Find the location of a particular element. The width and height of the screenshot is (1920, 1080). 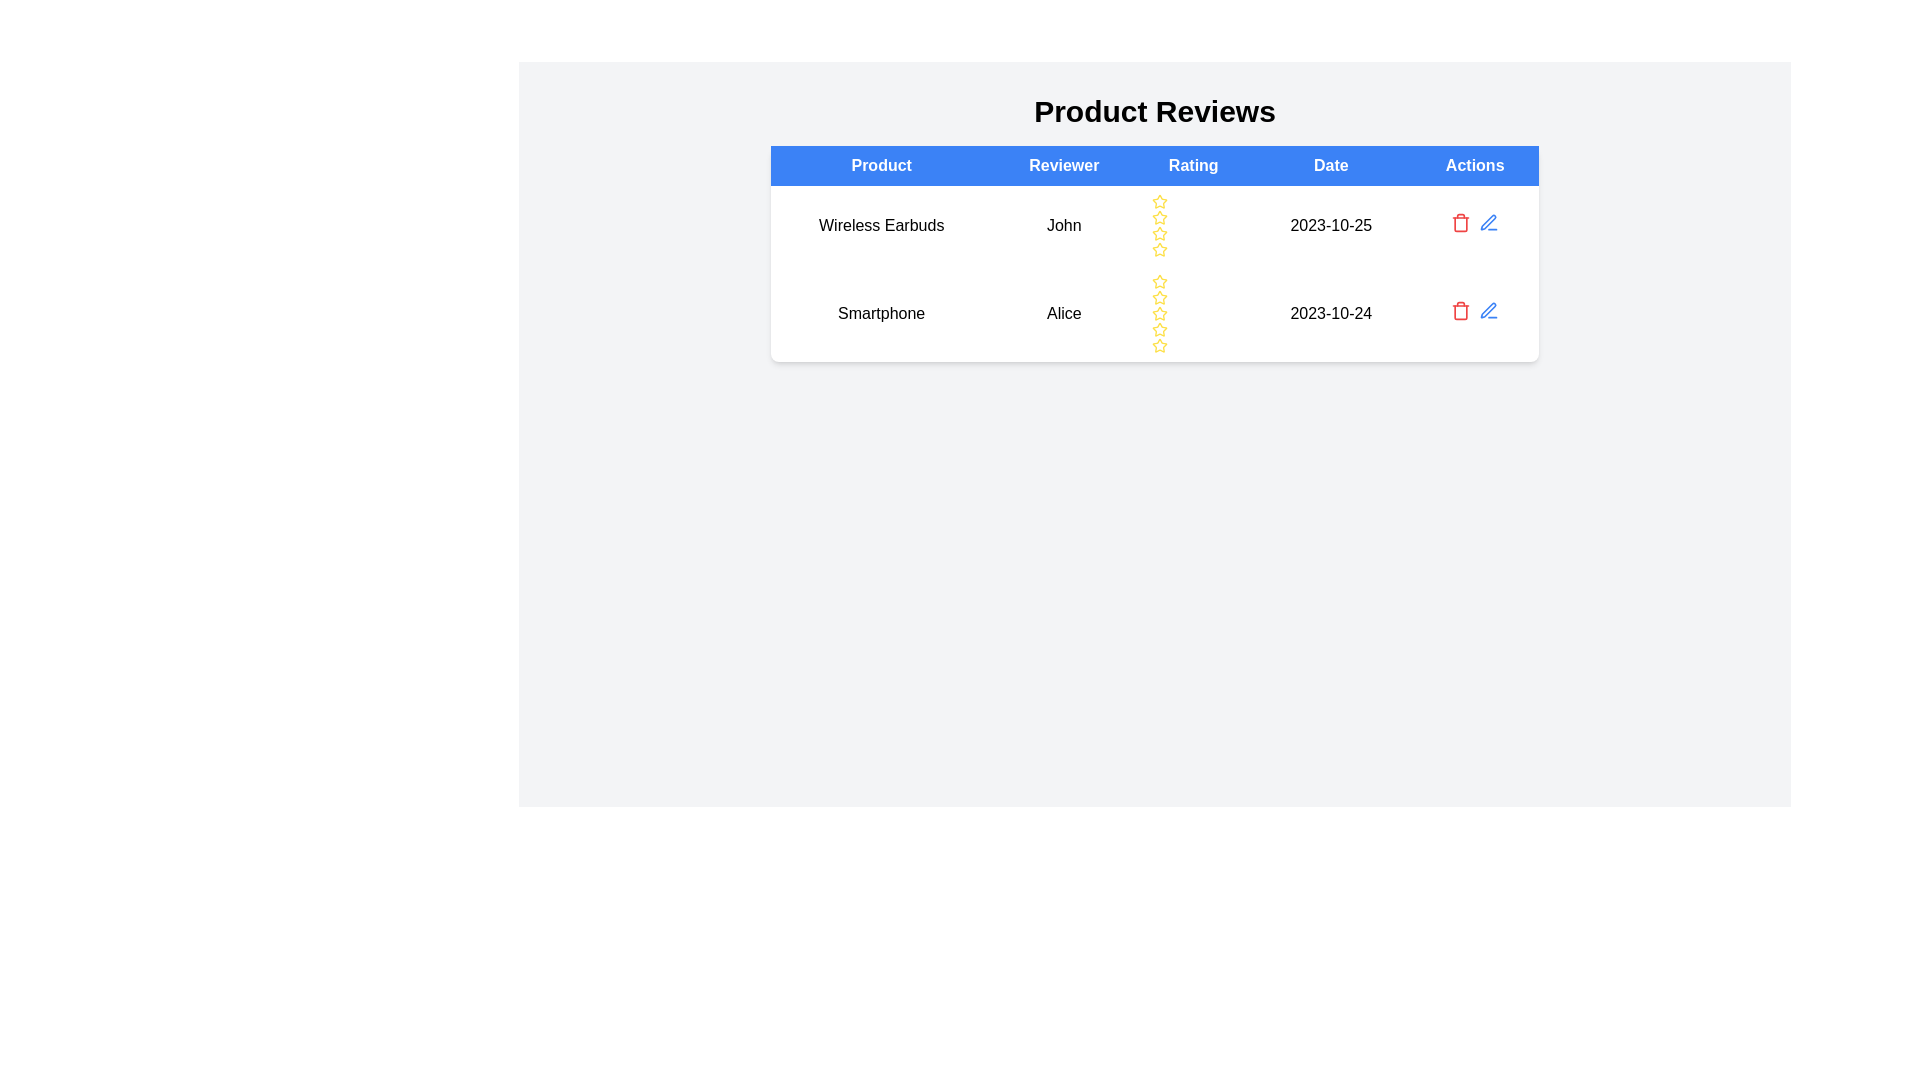

text label in the fourth column header of the product review table to understand its purpose, which indicates the date values for the reviews is located at coordinates (1331, 164).